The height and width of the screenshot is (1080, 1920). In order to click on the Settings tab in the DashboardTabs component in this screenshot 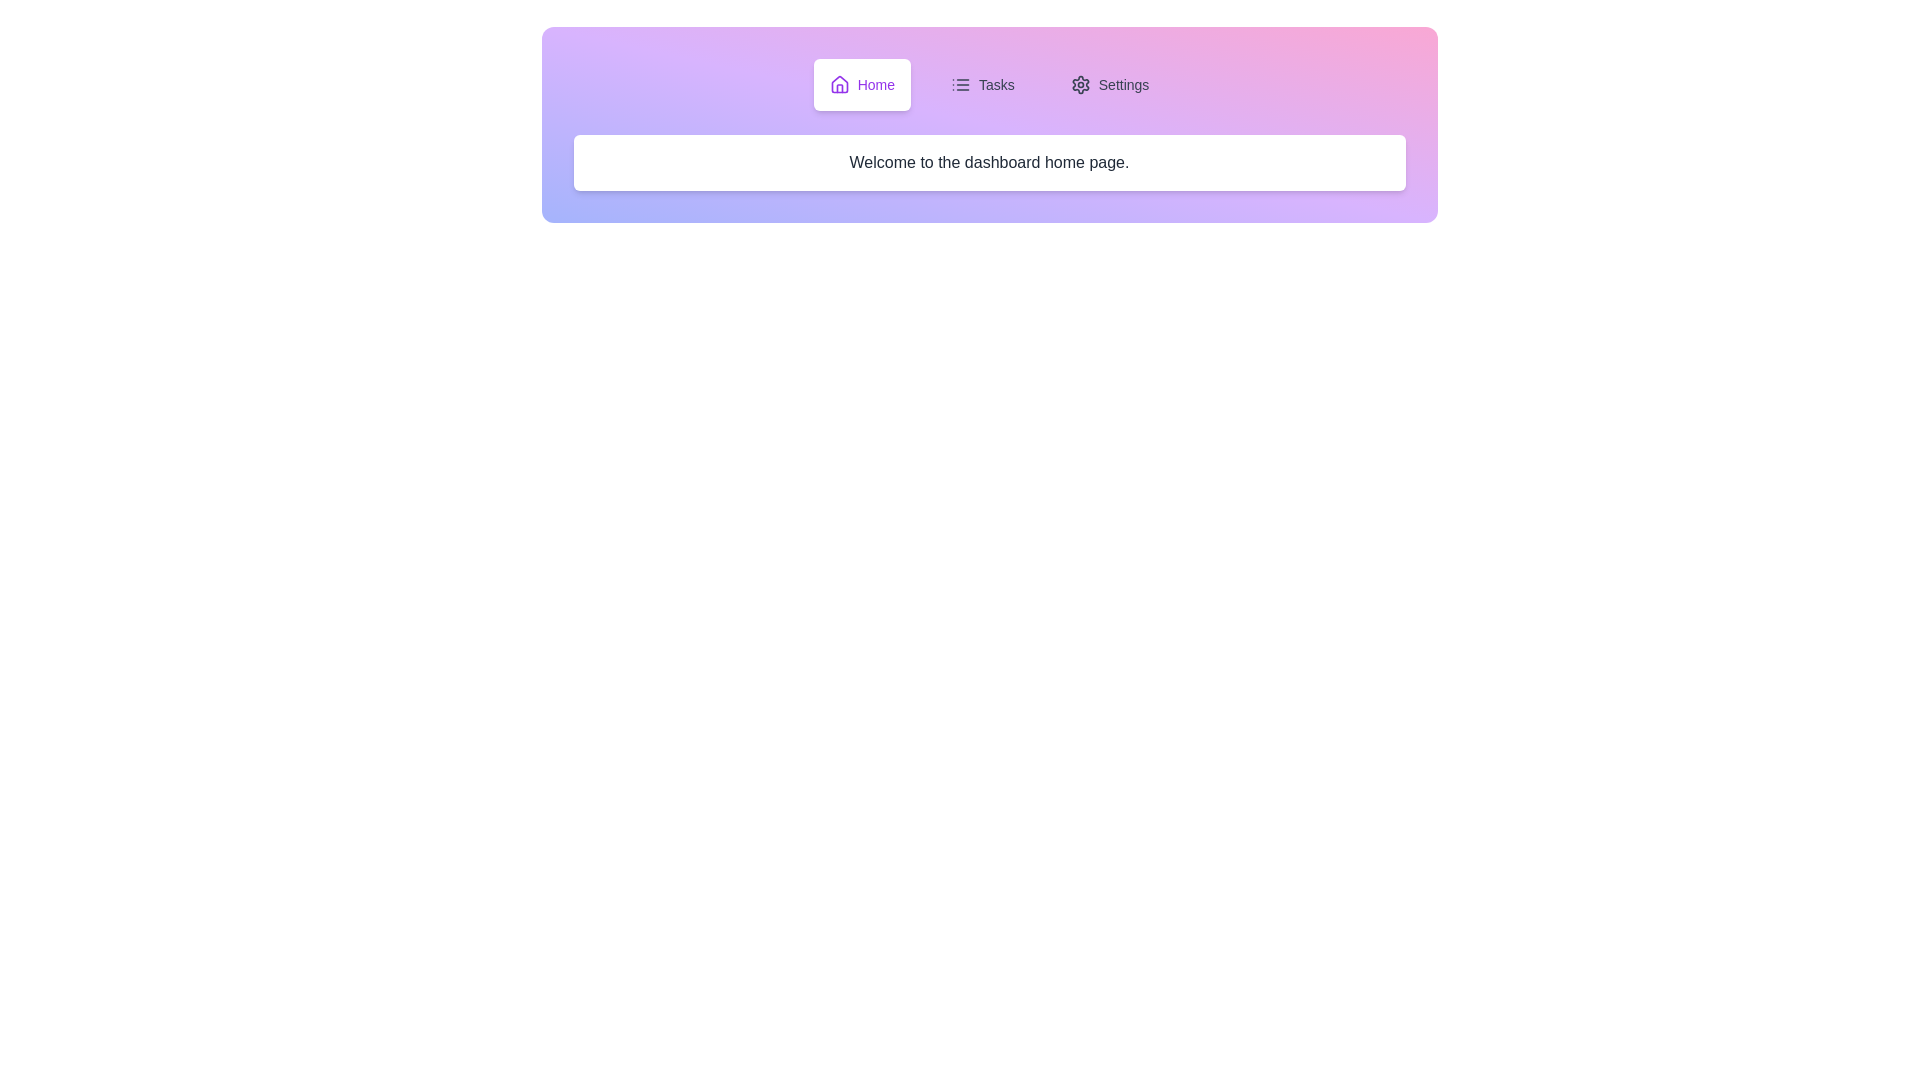, I will do `click(1108, 83)`.